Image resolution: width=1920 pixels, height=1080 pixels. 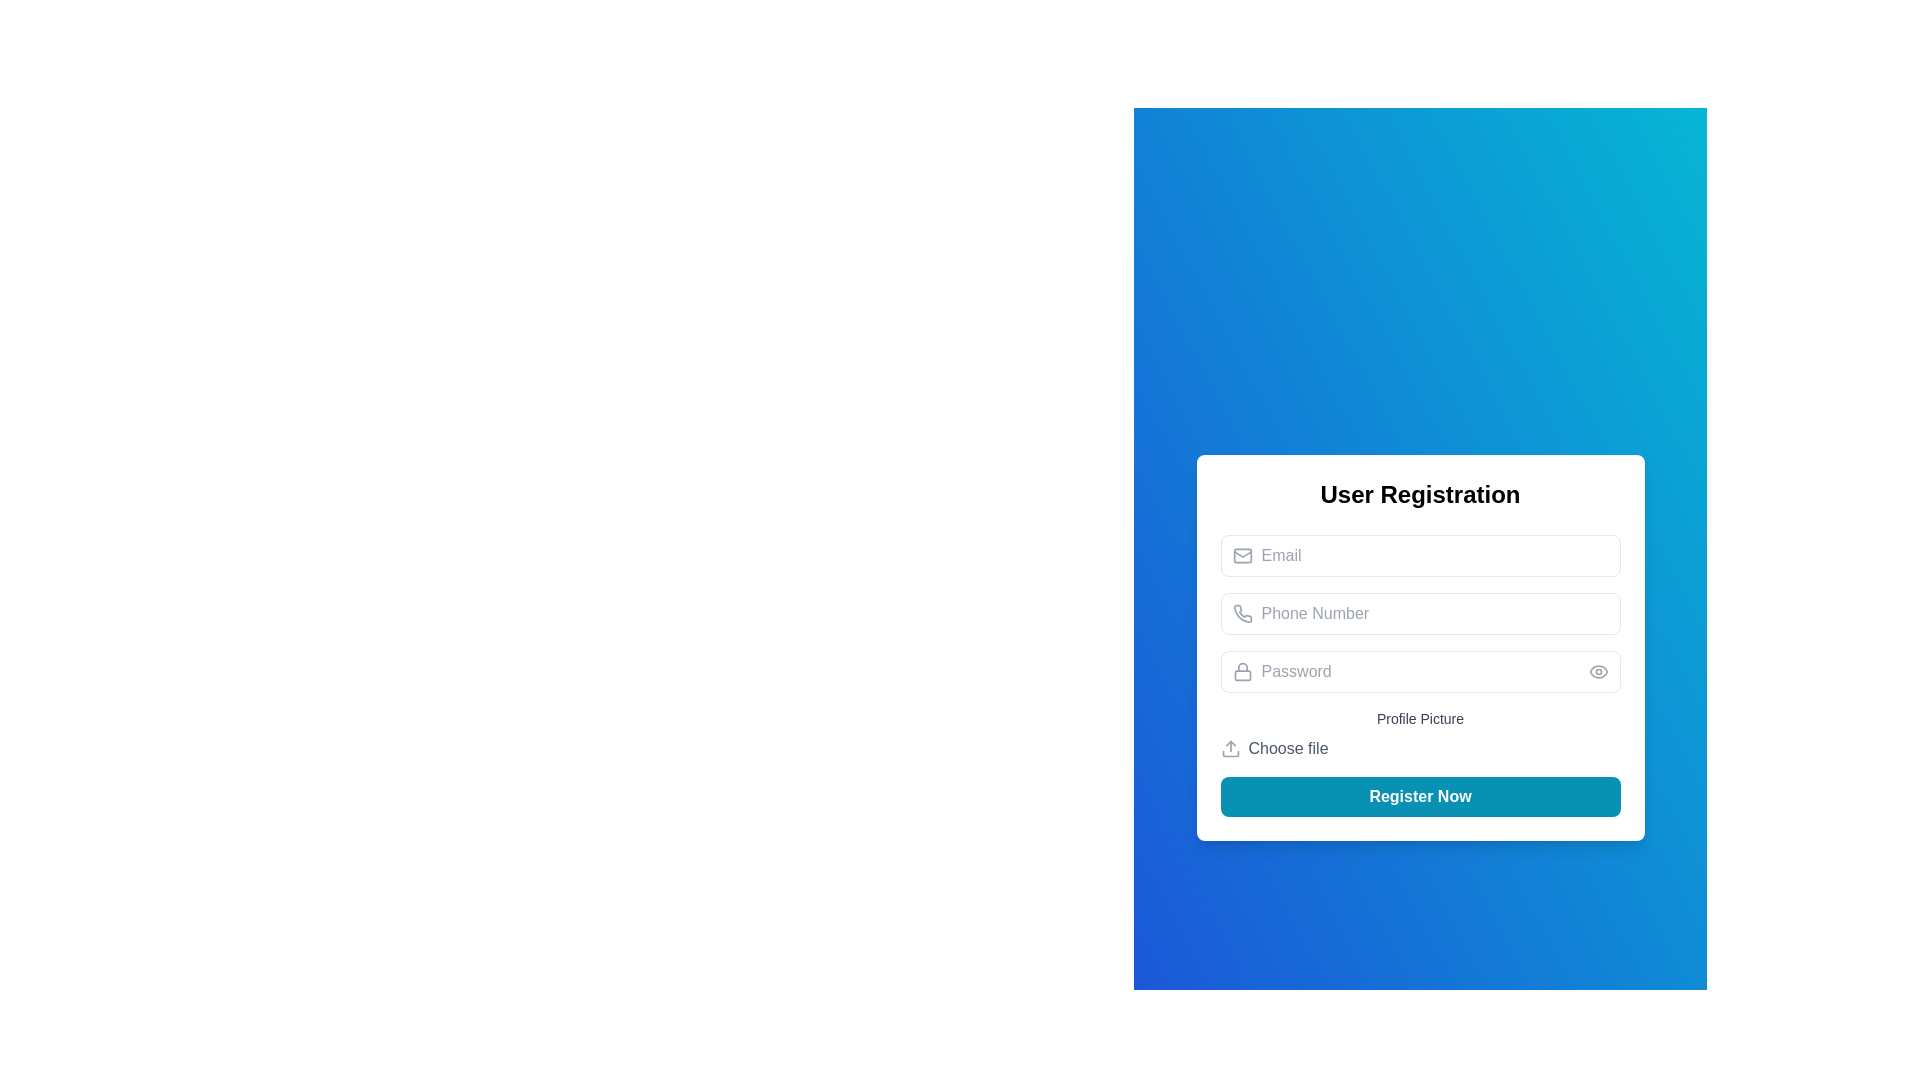 What do you see at coordinates (1241, 612) in the screenshot?
I see `the decorative icon that denotes the phone number input field in the user registration form, located to the left of the input box` at bounding box center [1241, 612].